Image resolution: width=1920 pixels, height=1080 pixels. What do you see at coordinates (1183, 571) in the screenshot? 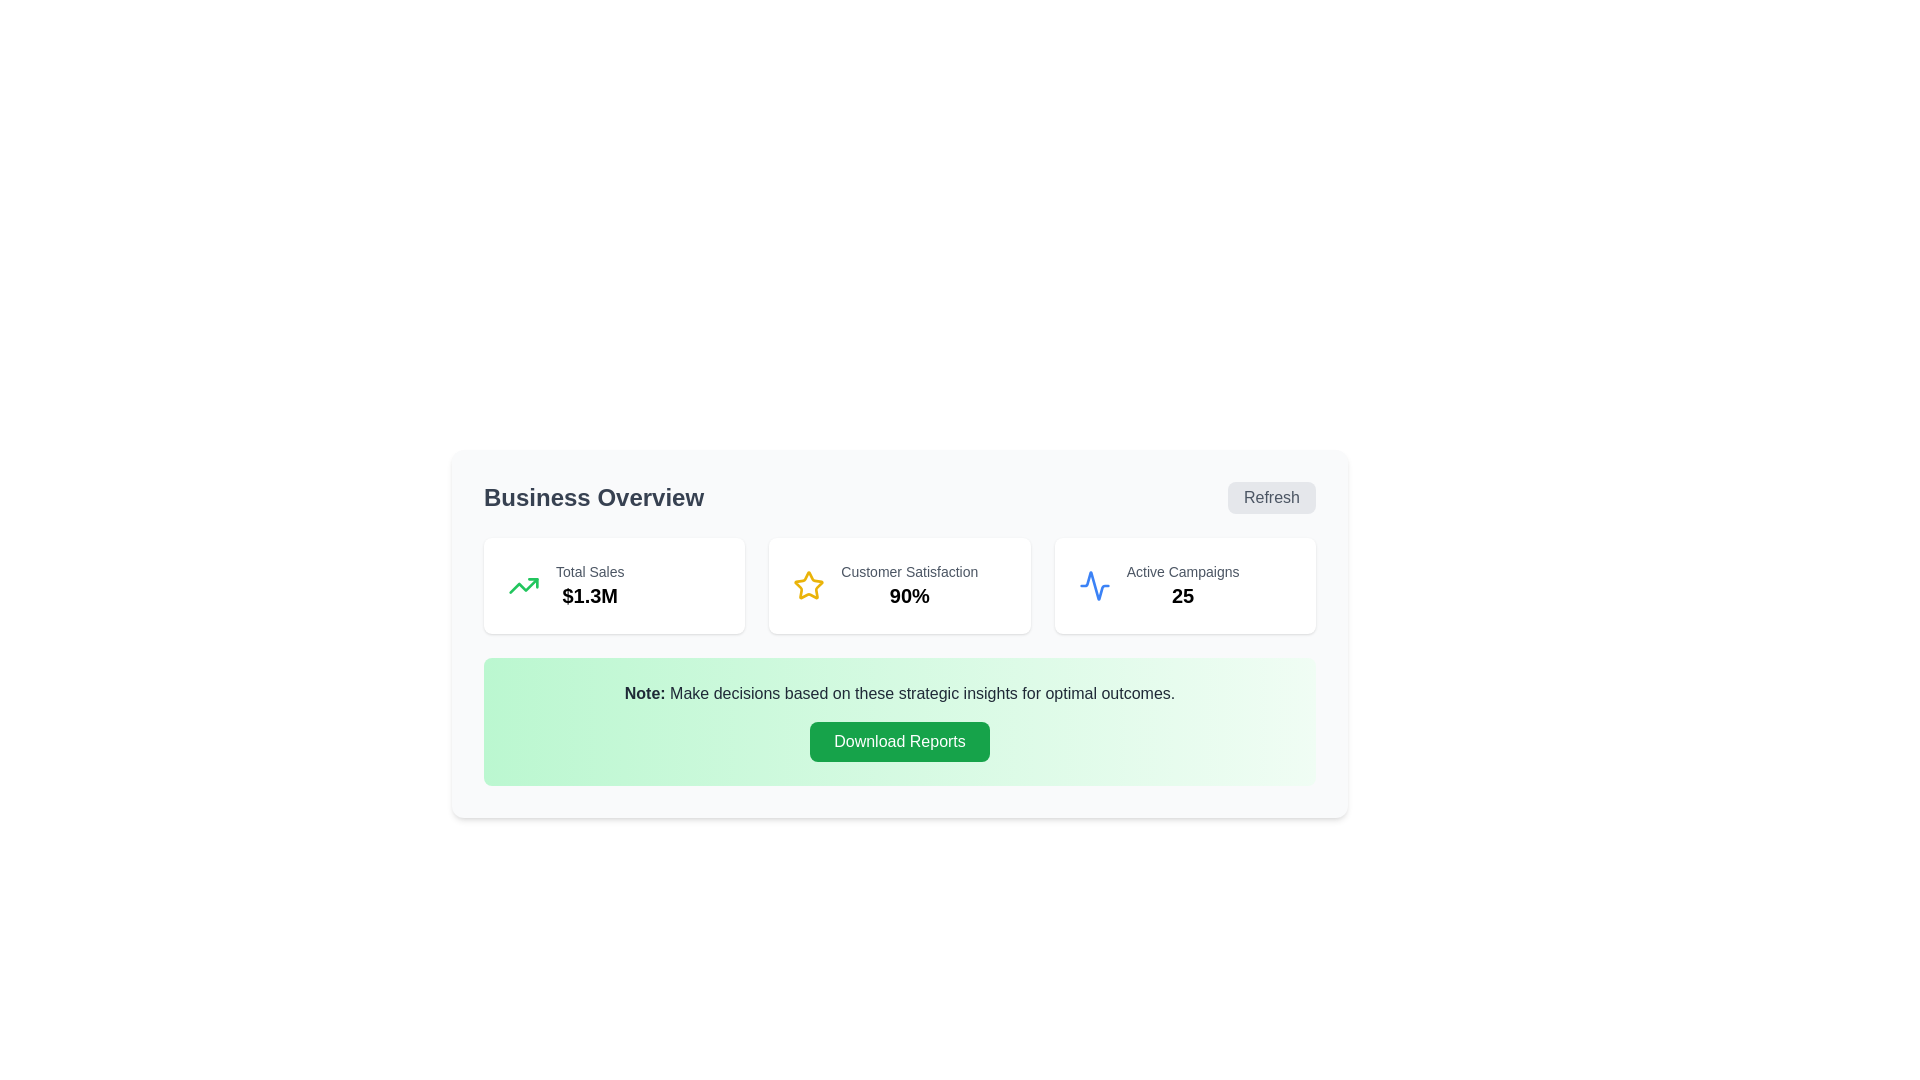
I see `the static text label displaying 'Active Campaigns' in gray color, located at the top of the third column in the 'Business Overview' section` at bounding box center [1183, 571].